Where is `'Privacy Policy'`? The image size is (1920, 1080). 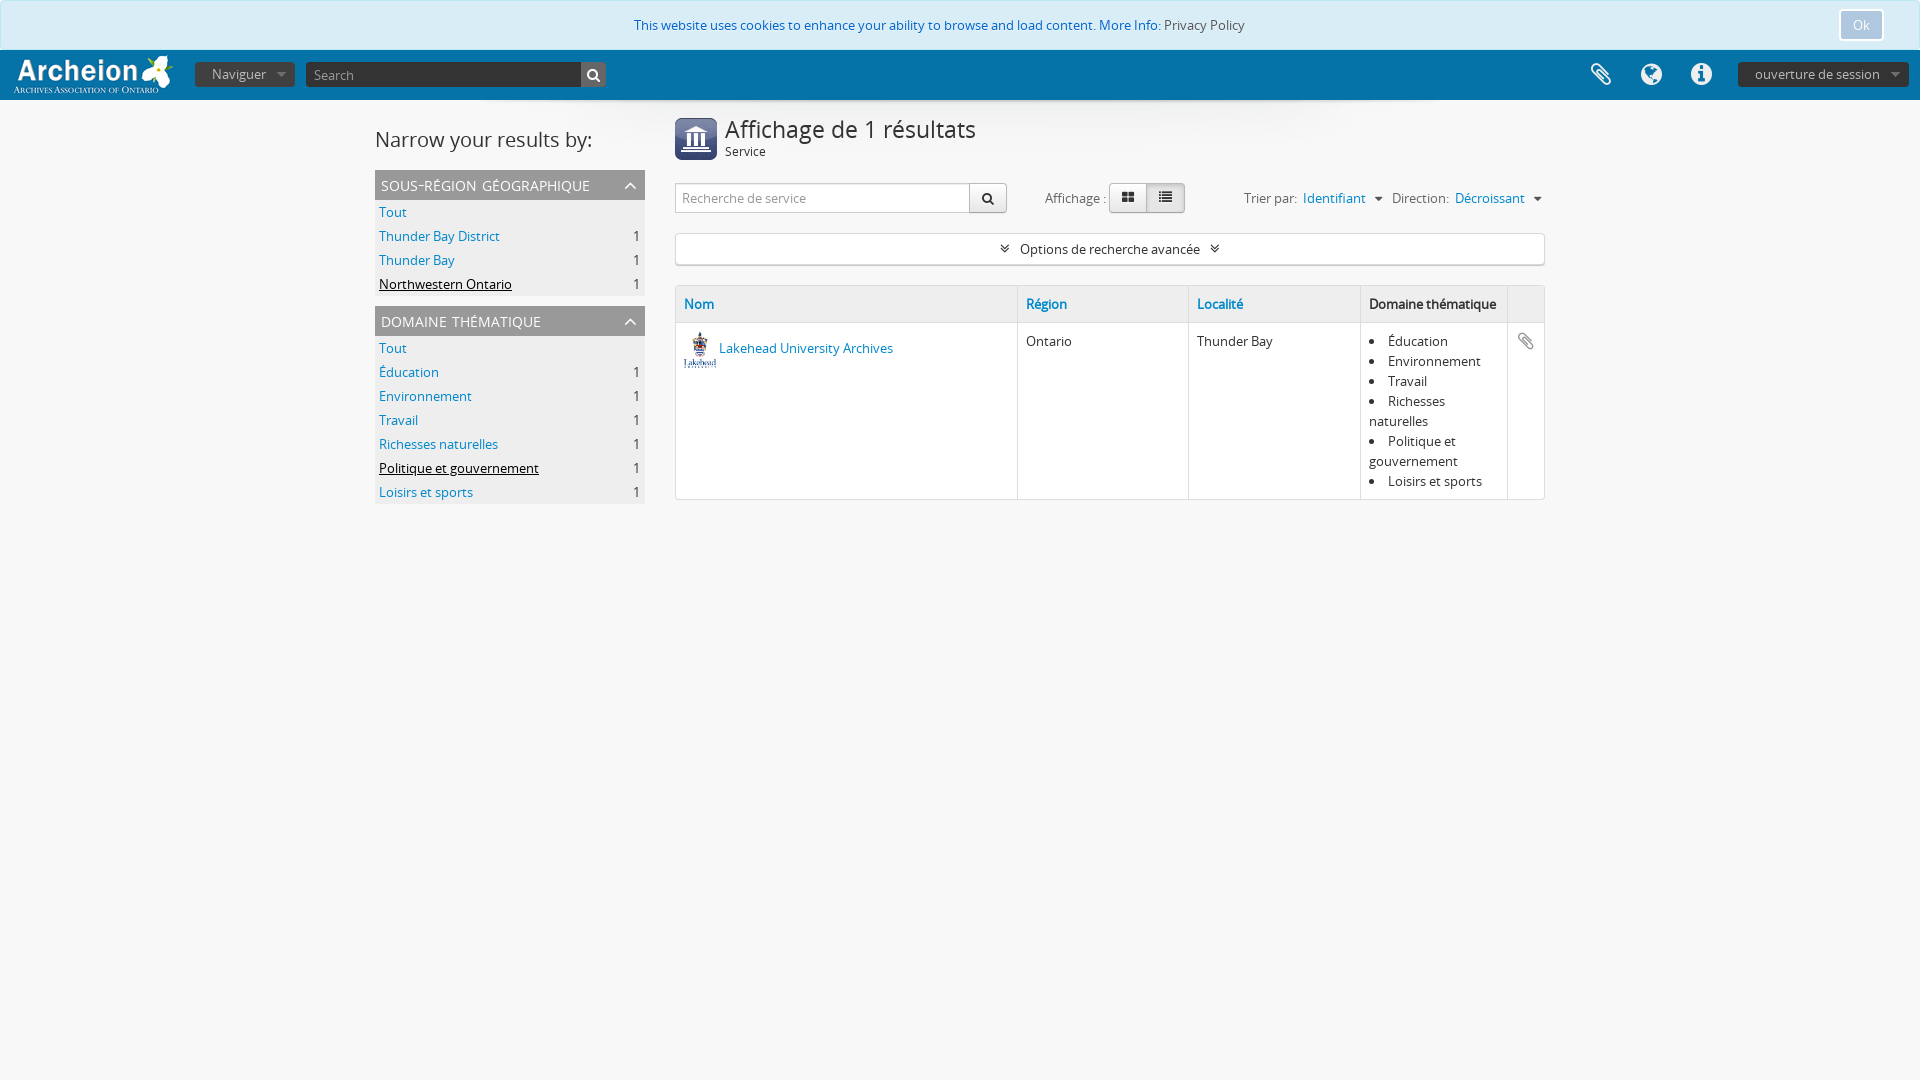
'Privacy Policy' is located at coordinates (1203, 24).